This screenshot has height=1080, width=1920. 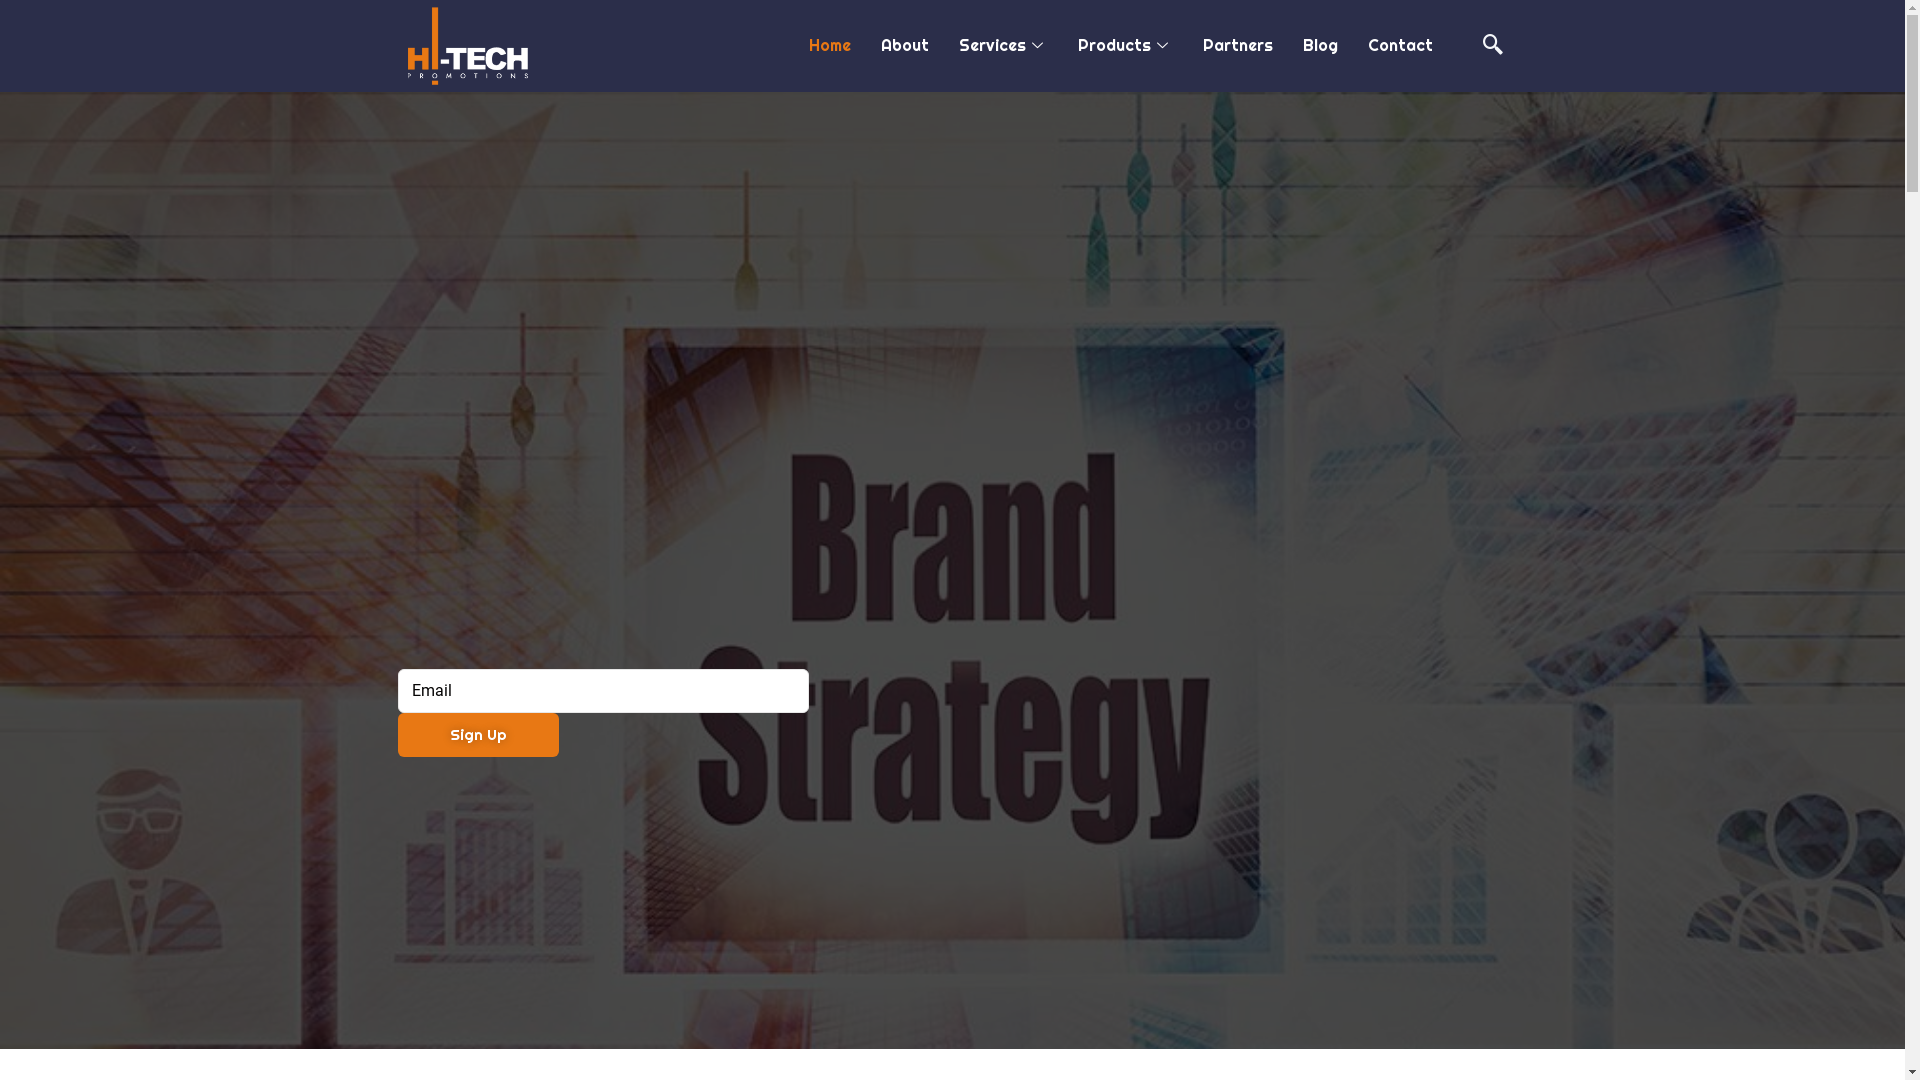 What do you see at coordinates (477, 735) in the screenshot?
I see `'Sign Up'` at bounding box center [477, 735].